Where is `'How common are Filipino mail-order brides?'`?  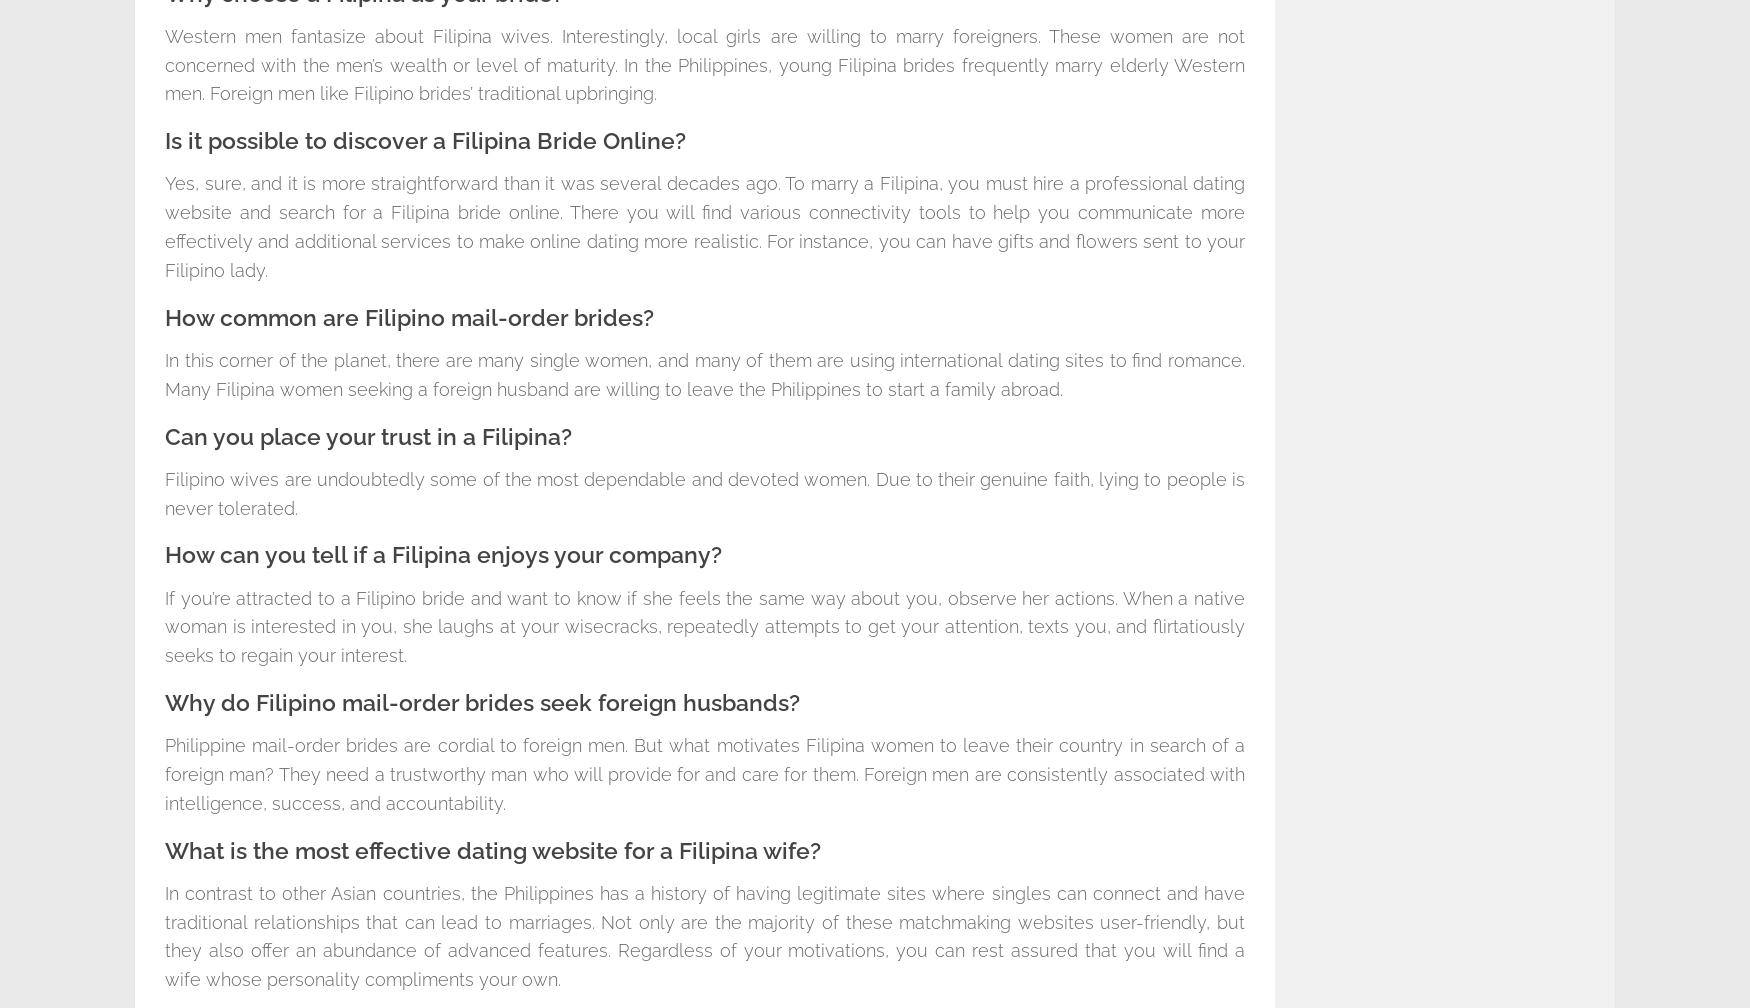 'How common are Filipino mail-order brides?' is located at coordinates (408, 317).